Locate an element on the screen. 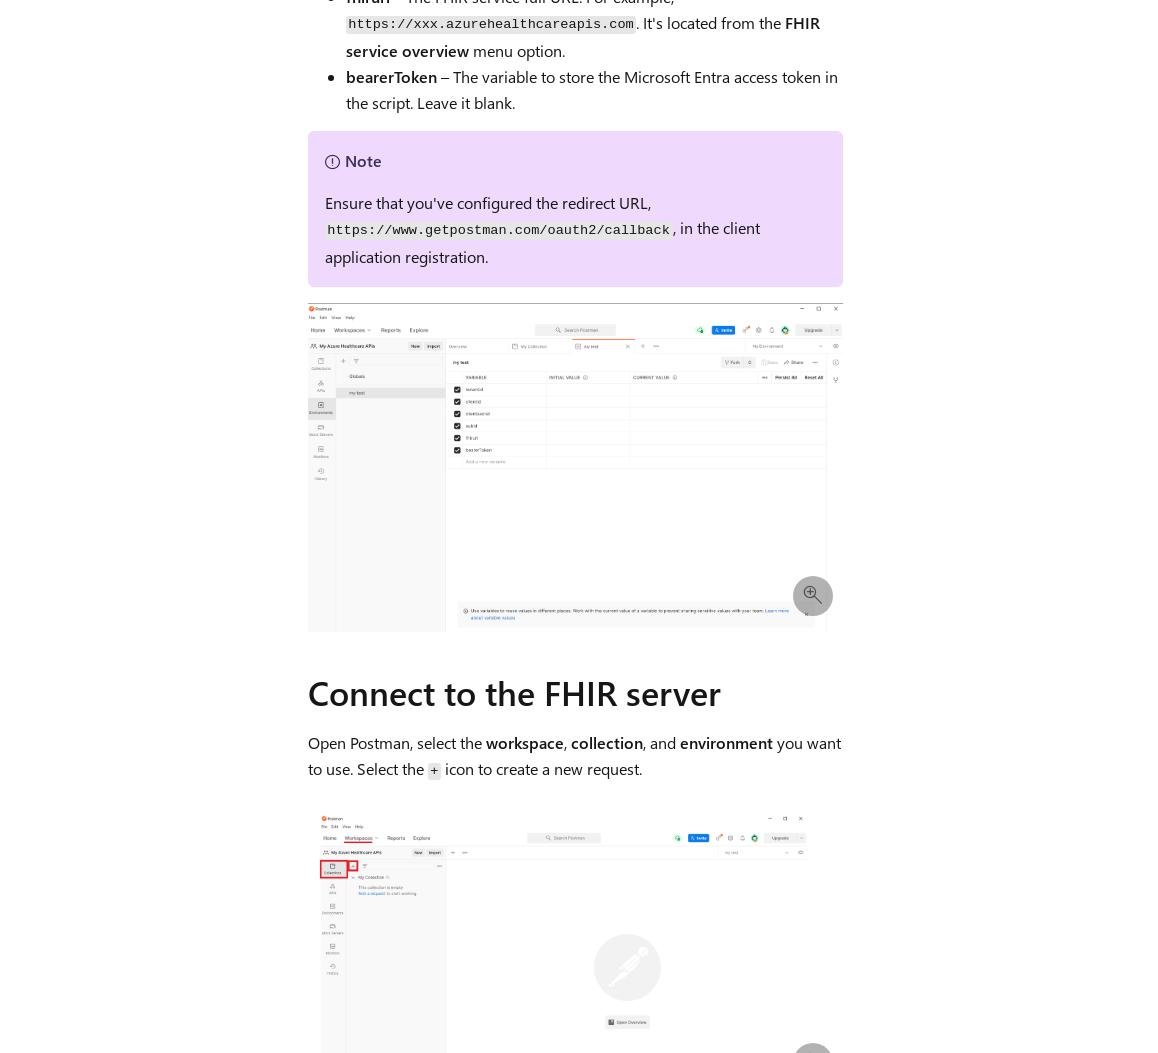  'environment' is located at coordinates (679, 741).